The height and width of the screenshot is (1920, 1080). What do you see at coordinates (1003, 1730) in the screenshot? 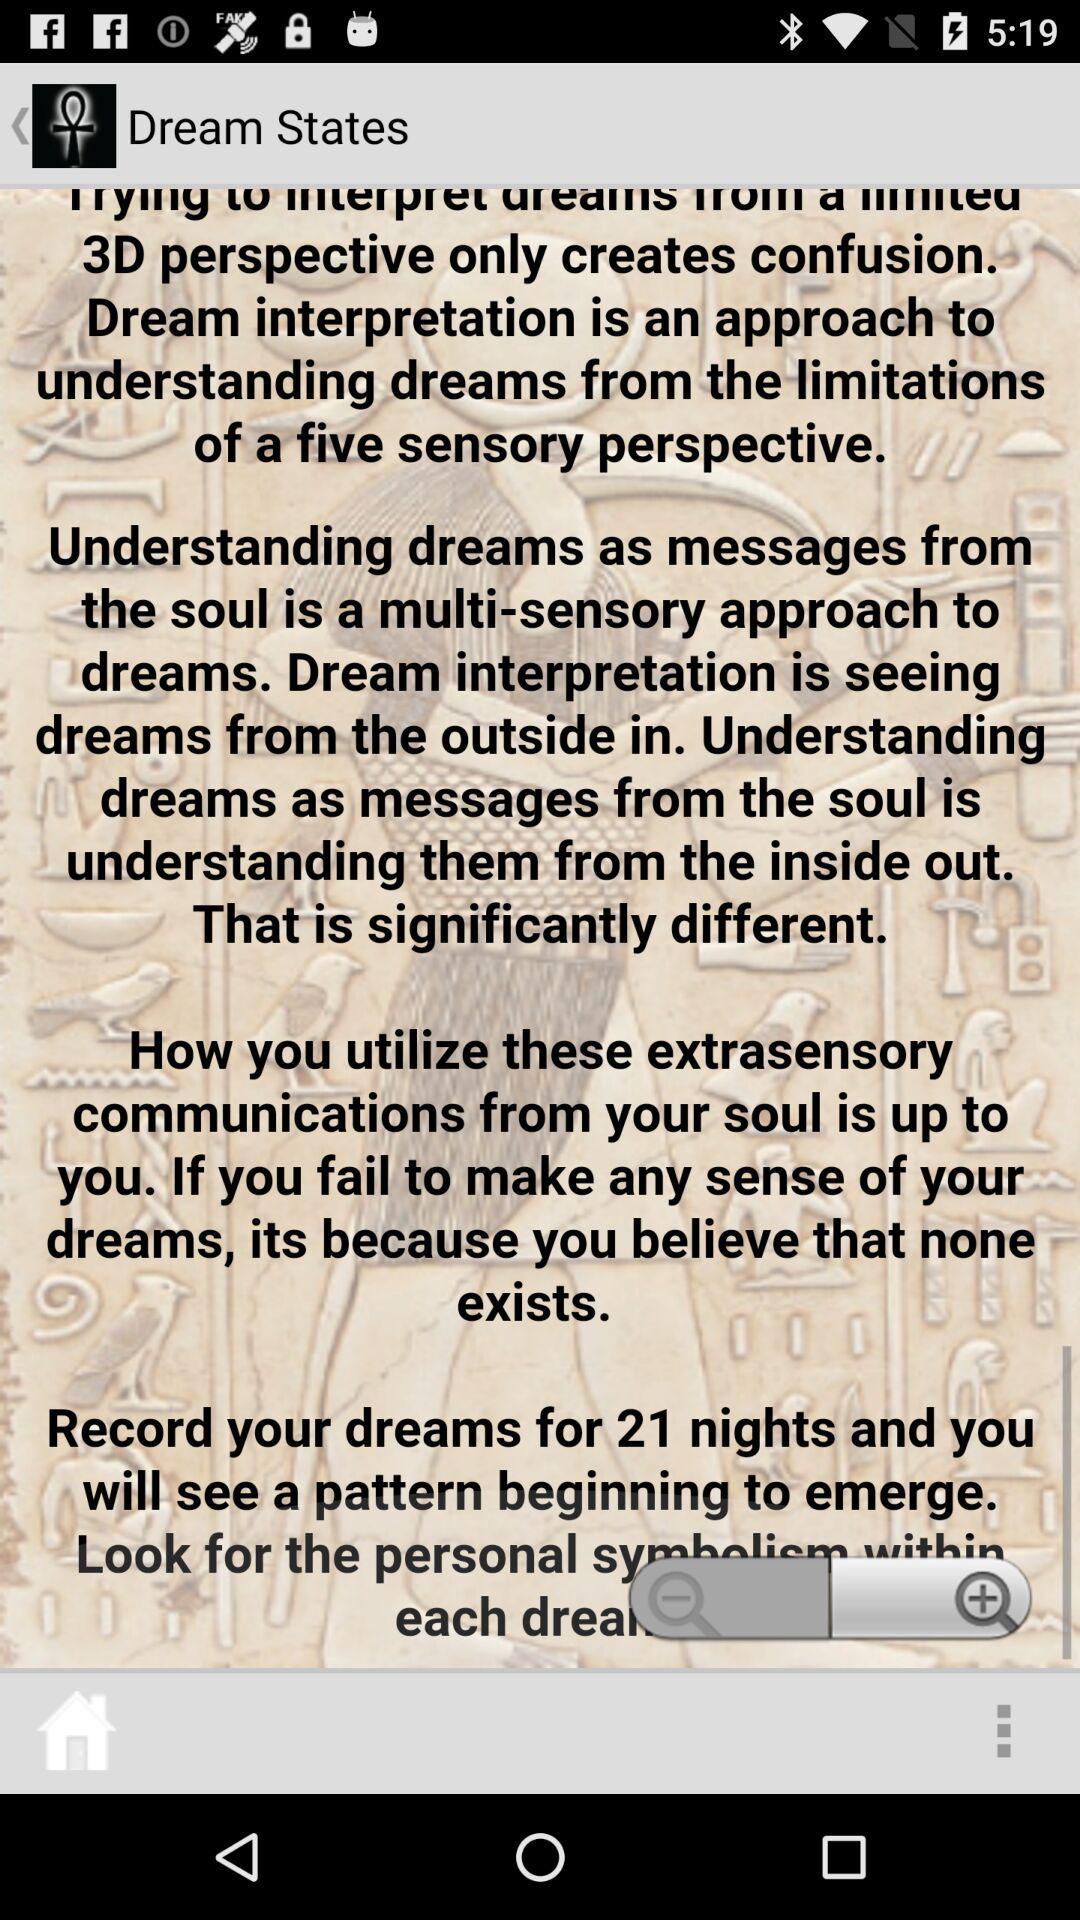
I see `the item at the bottom right corner` at bounding box center [1003, 1730].